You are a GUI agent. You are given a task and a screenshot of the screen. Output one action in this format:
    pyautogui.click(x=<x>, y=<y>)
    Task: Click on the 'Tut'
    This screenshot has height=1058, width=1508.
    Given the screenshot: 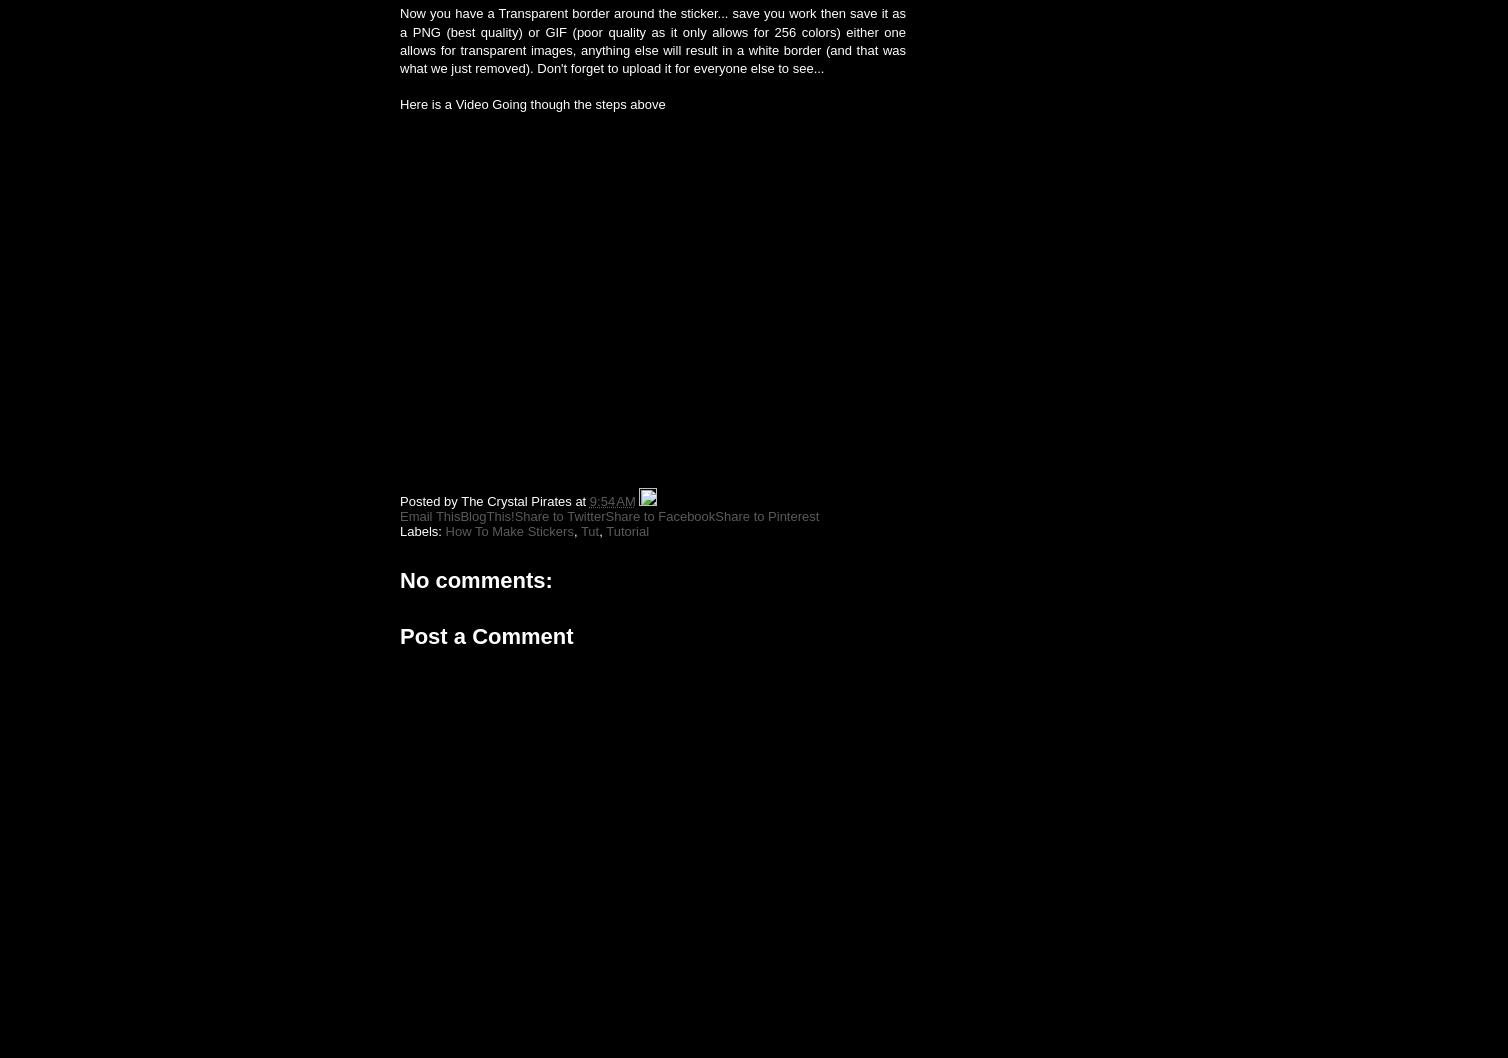 What is the action you would take?
    pyautogui.click(x=578, y=531)
    